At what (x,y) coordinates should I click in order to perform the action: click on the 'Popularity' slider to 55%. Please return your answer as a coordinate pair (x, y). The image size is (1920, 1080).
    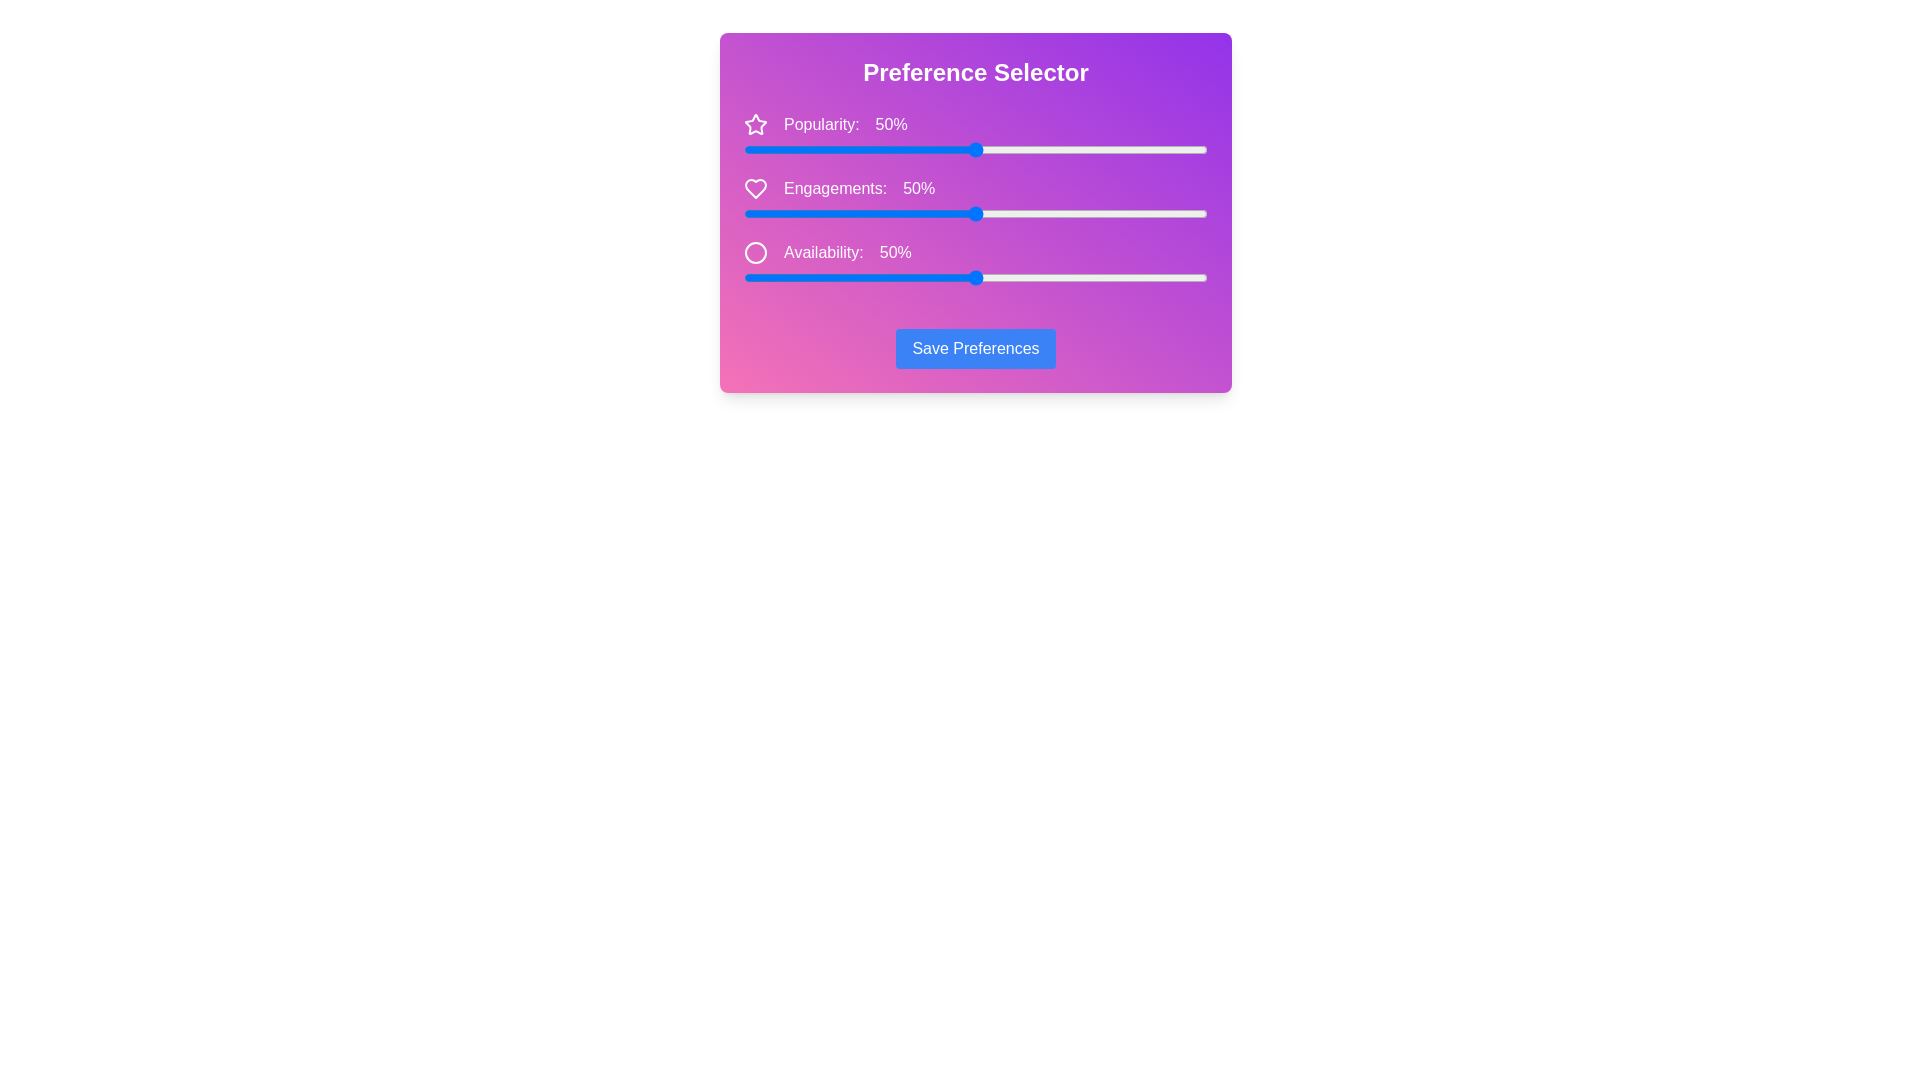
    Looking at the image, I should click on (999, 149).